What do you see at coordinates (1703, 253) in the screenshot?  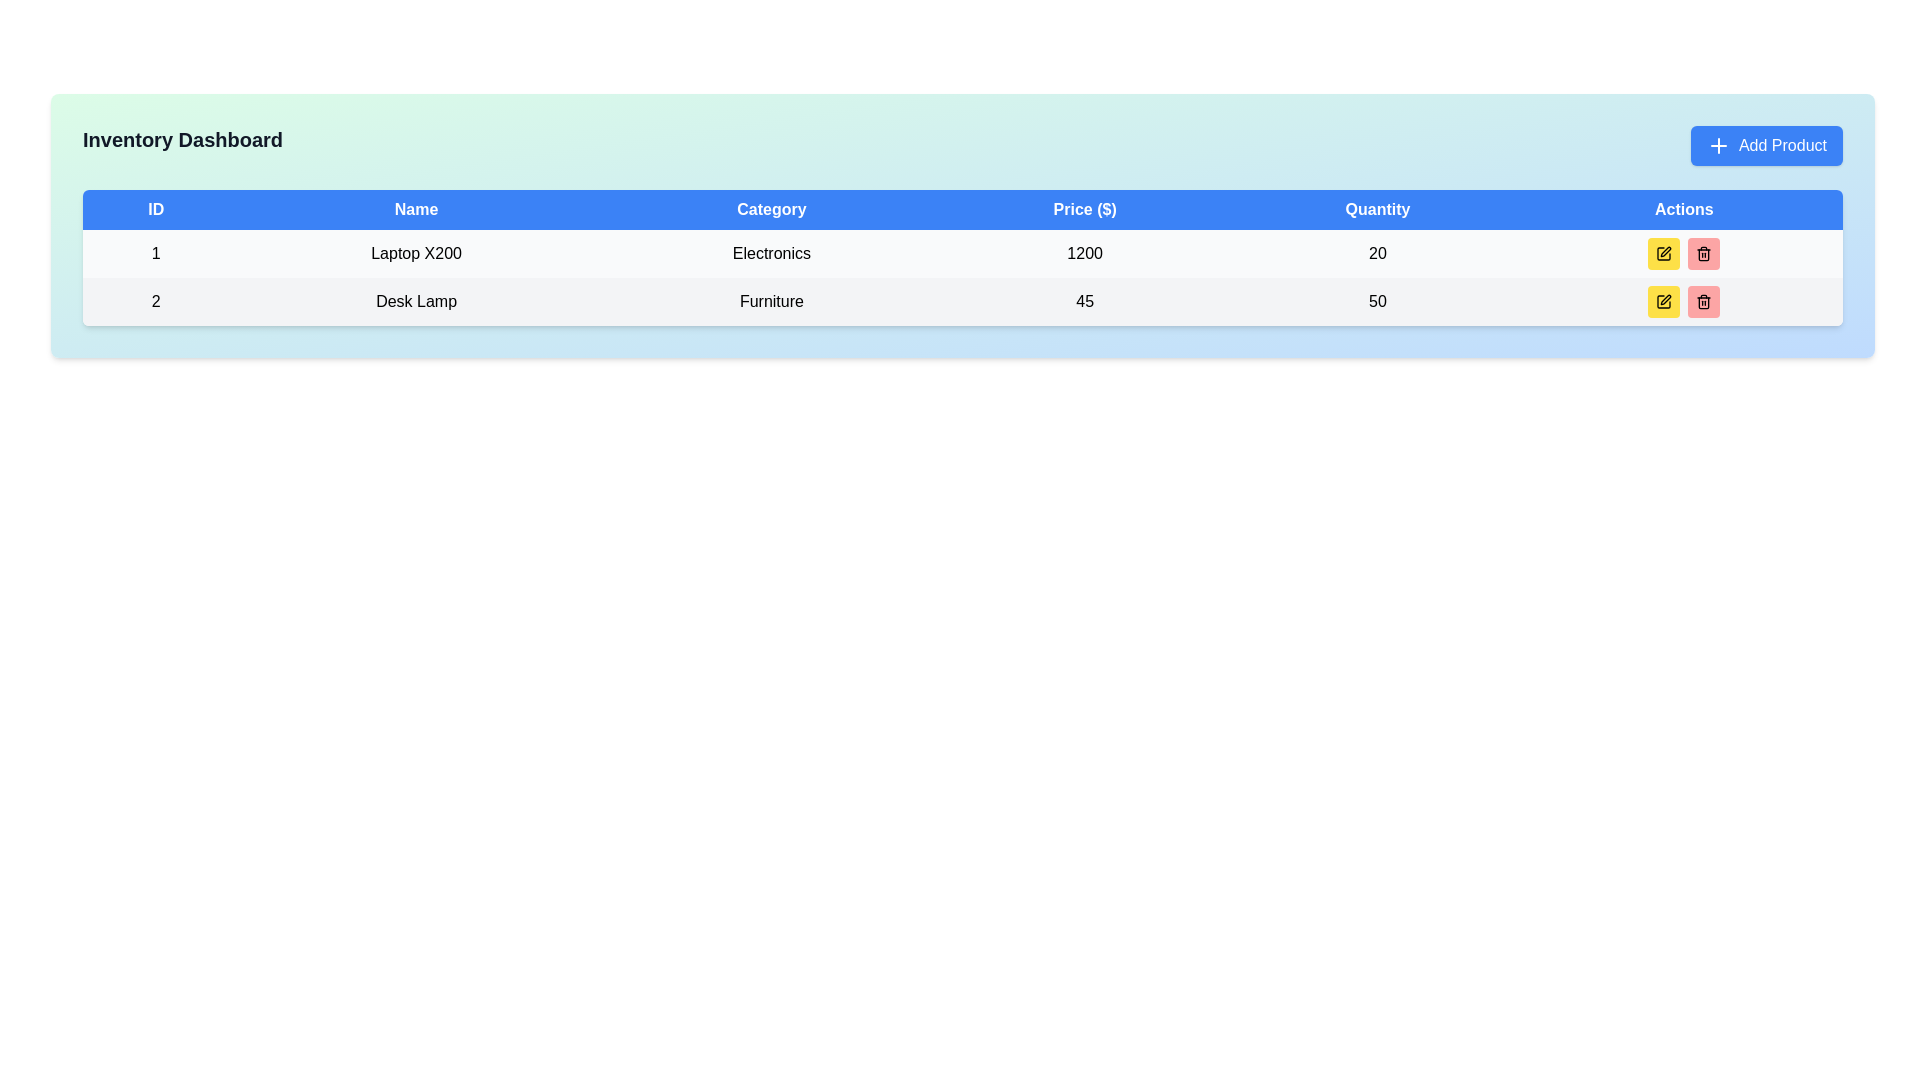 I see `the trash bin icon button with a red background located in the 'Actions' column of the second row` at bounding box center [1703, 253].